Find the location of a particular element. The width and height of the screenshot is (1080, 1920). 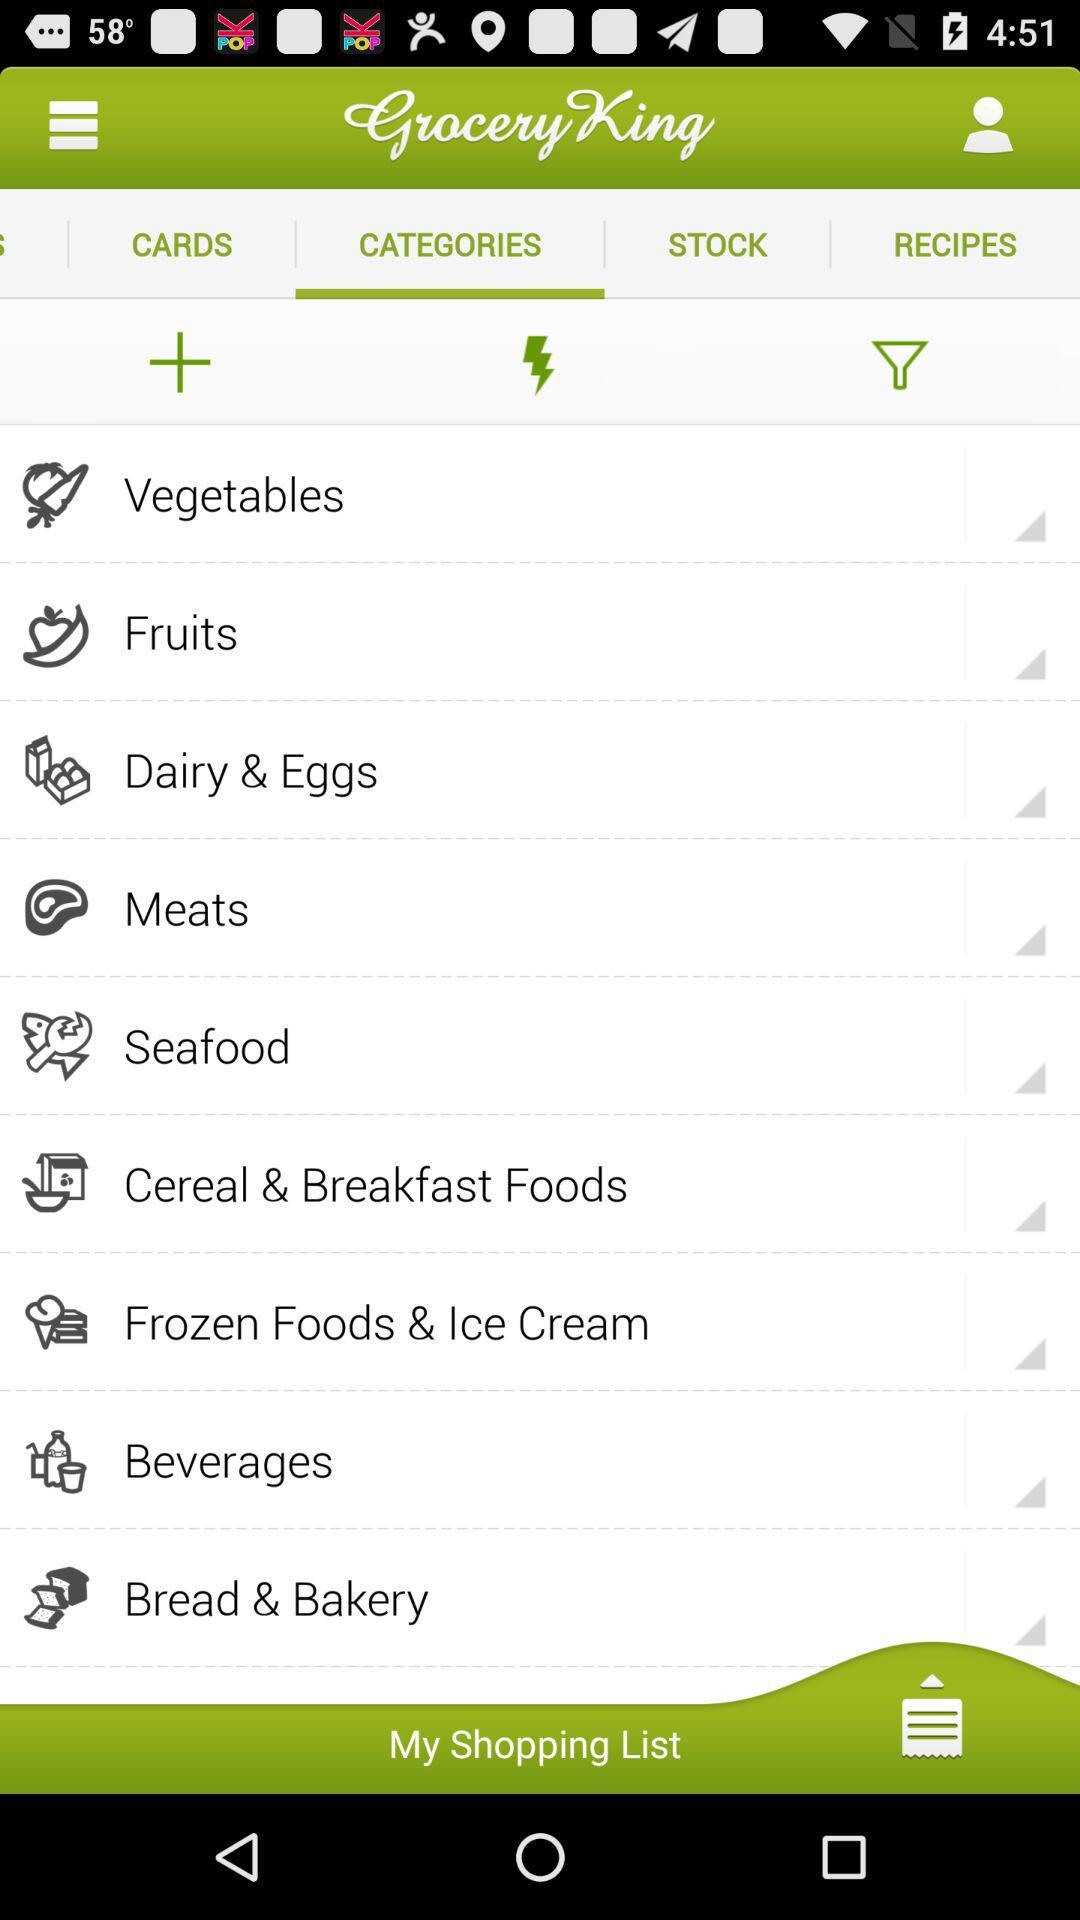

the font icon is located at coordinates (898, 387).